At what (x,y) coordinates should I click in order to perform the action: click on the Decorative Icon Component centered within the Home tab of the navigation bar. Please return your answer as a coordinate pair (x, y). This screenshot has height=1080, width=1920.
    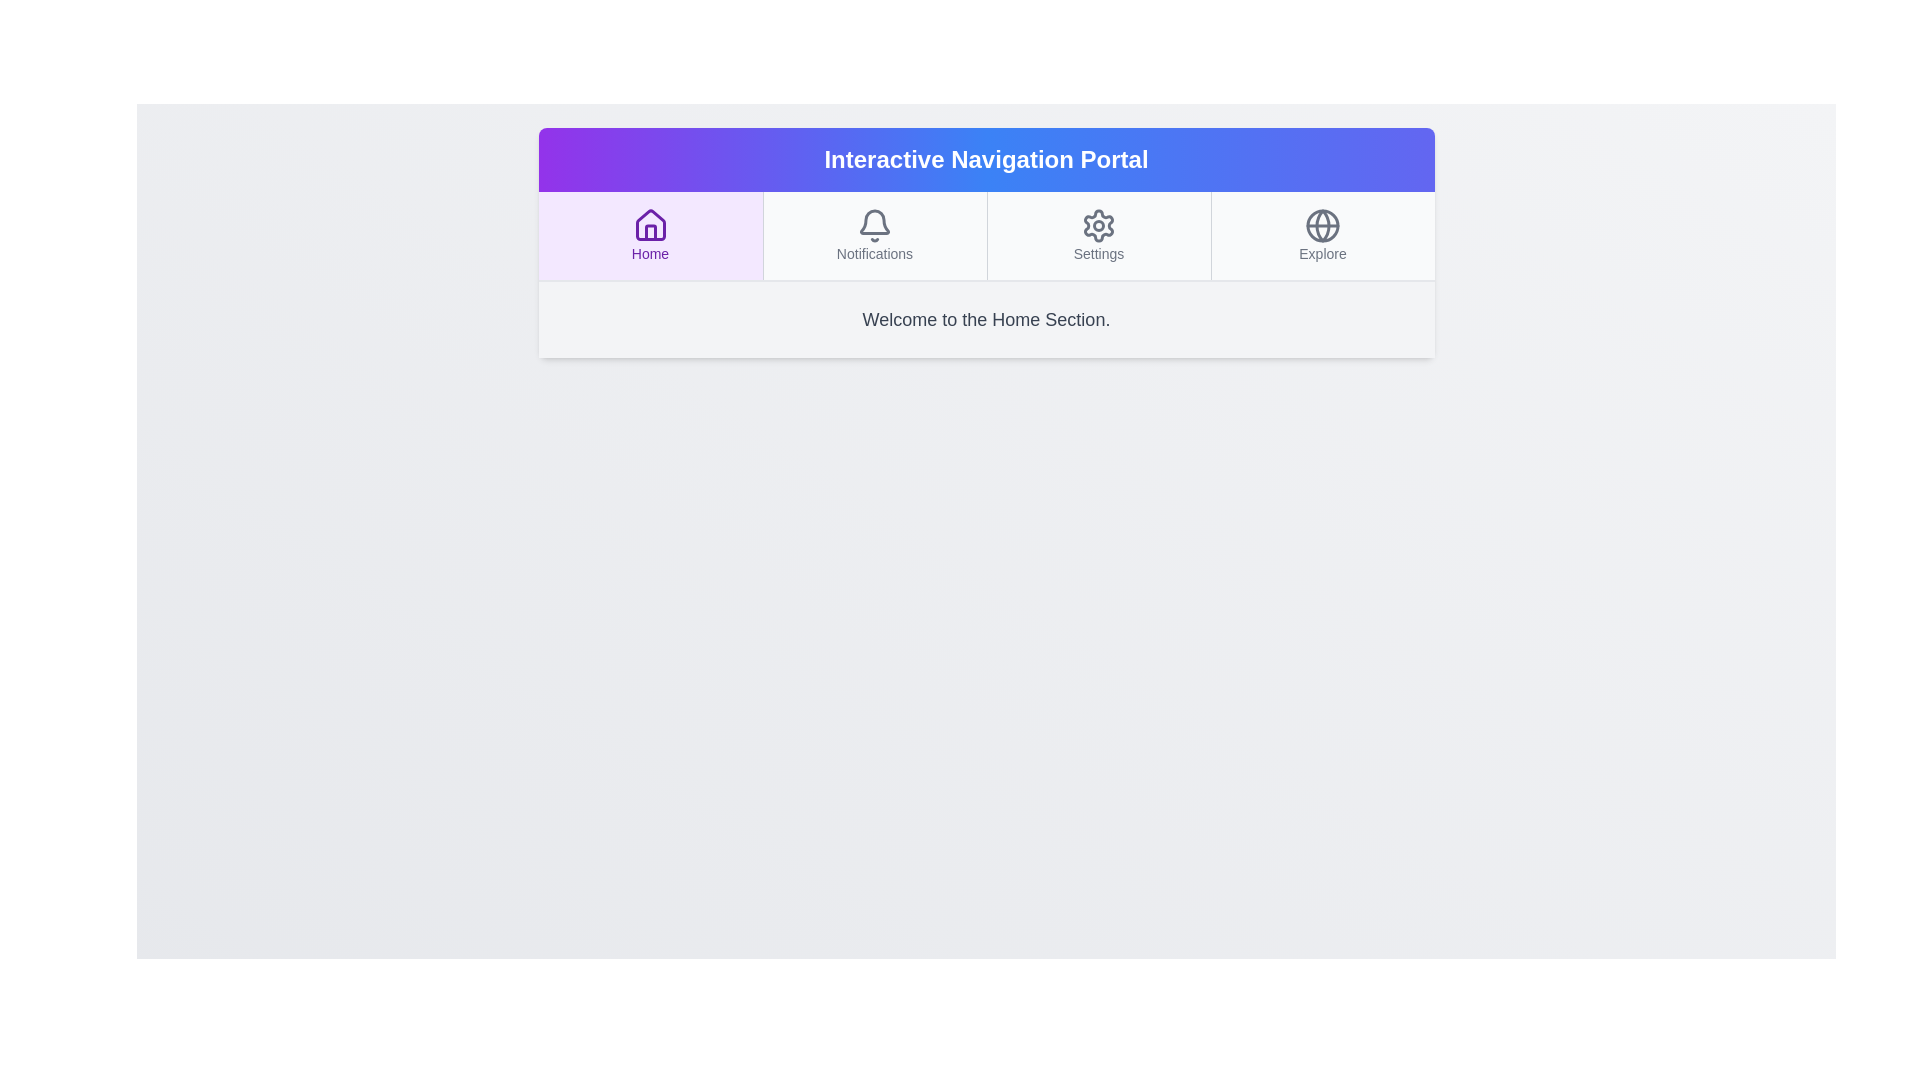
    Looking at the image, I should click on (650, 231).